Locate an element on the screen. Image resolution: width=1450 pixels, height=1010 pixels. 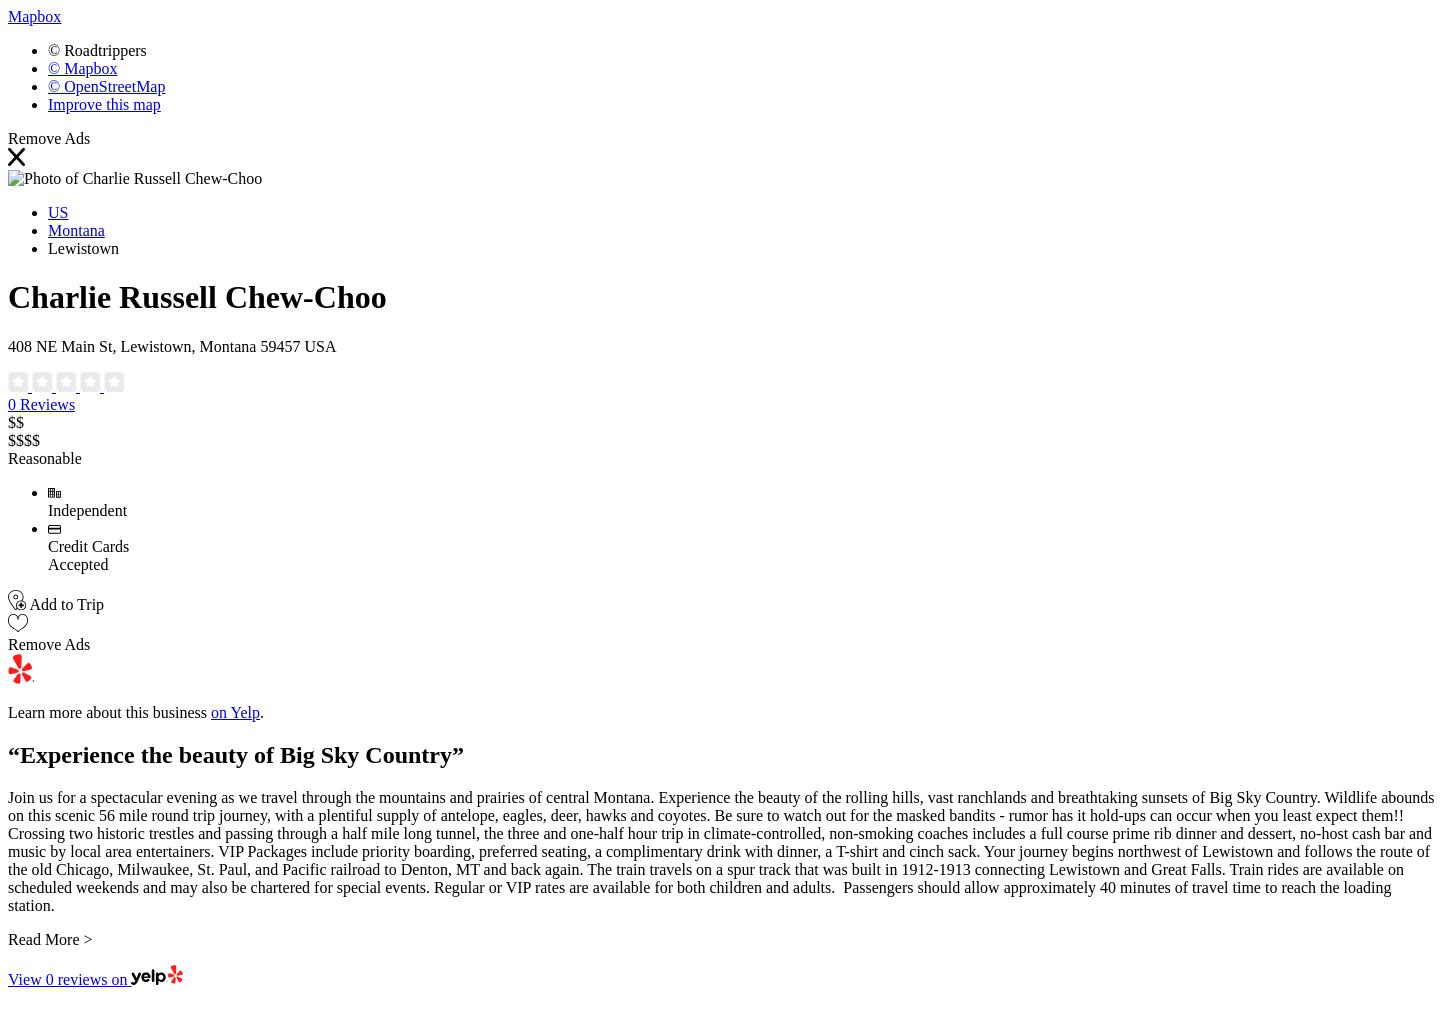
'Charlie Russell Chew-Choo' is located at coordinates (196, 297).